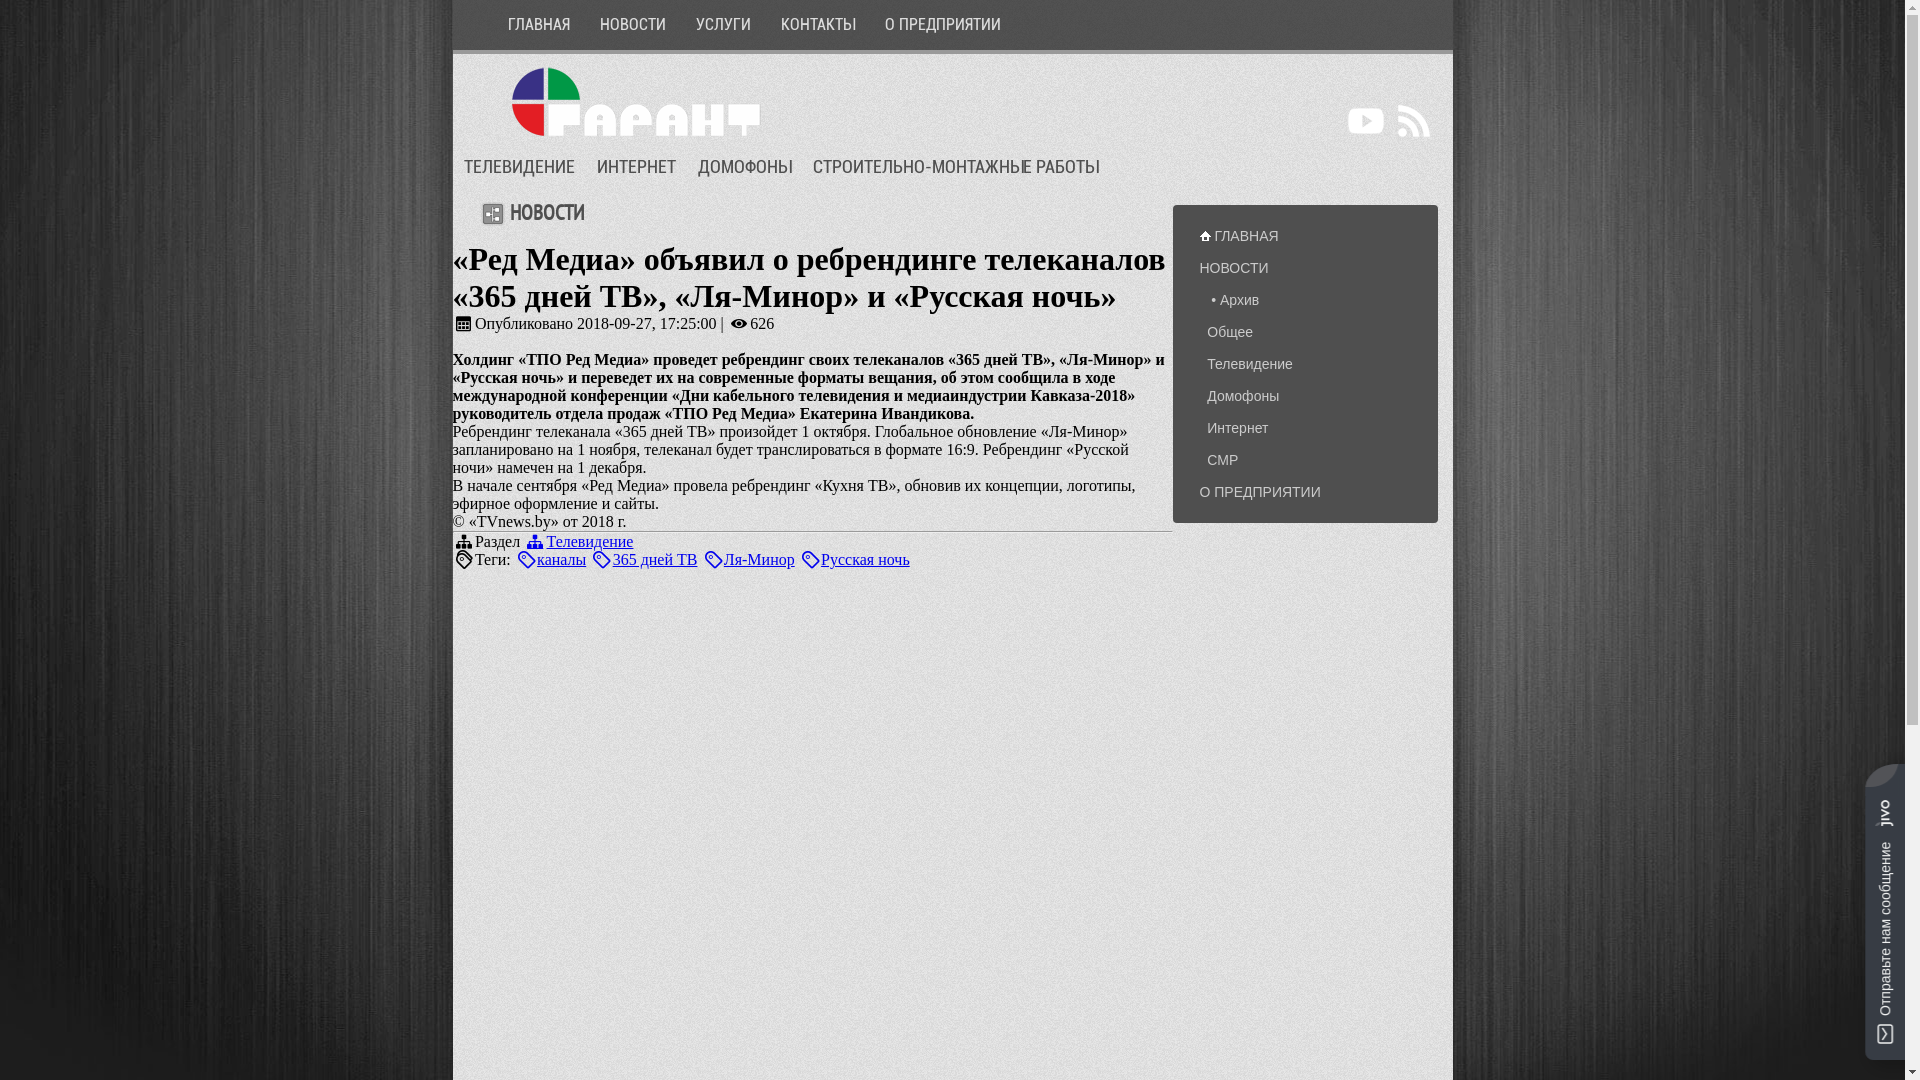  Describe the element at coordinates (1365, 120) in the screenshot. I see `'YouTube'` at that location.